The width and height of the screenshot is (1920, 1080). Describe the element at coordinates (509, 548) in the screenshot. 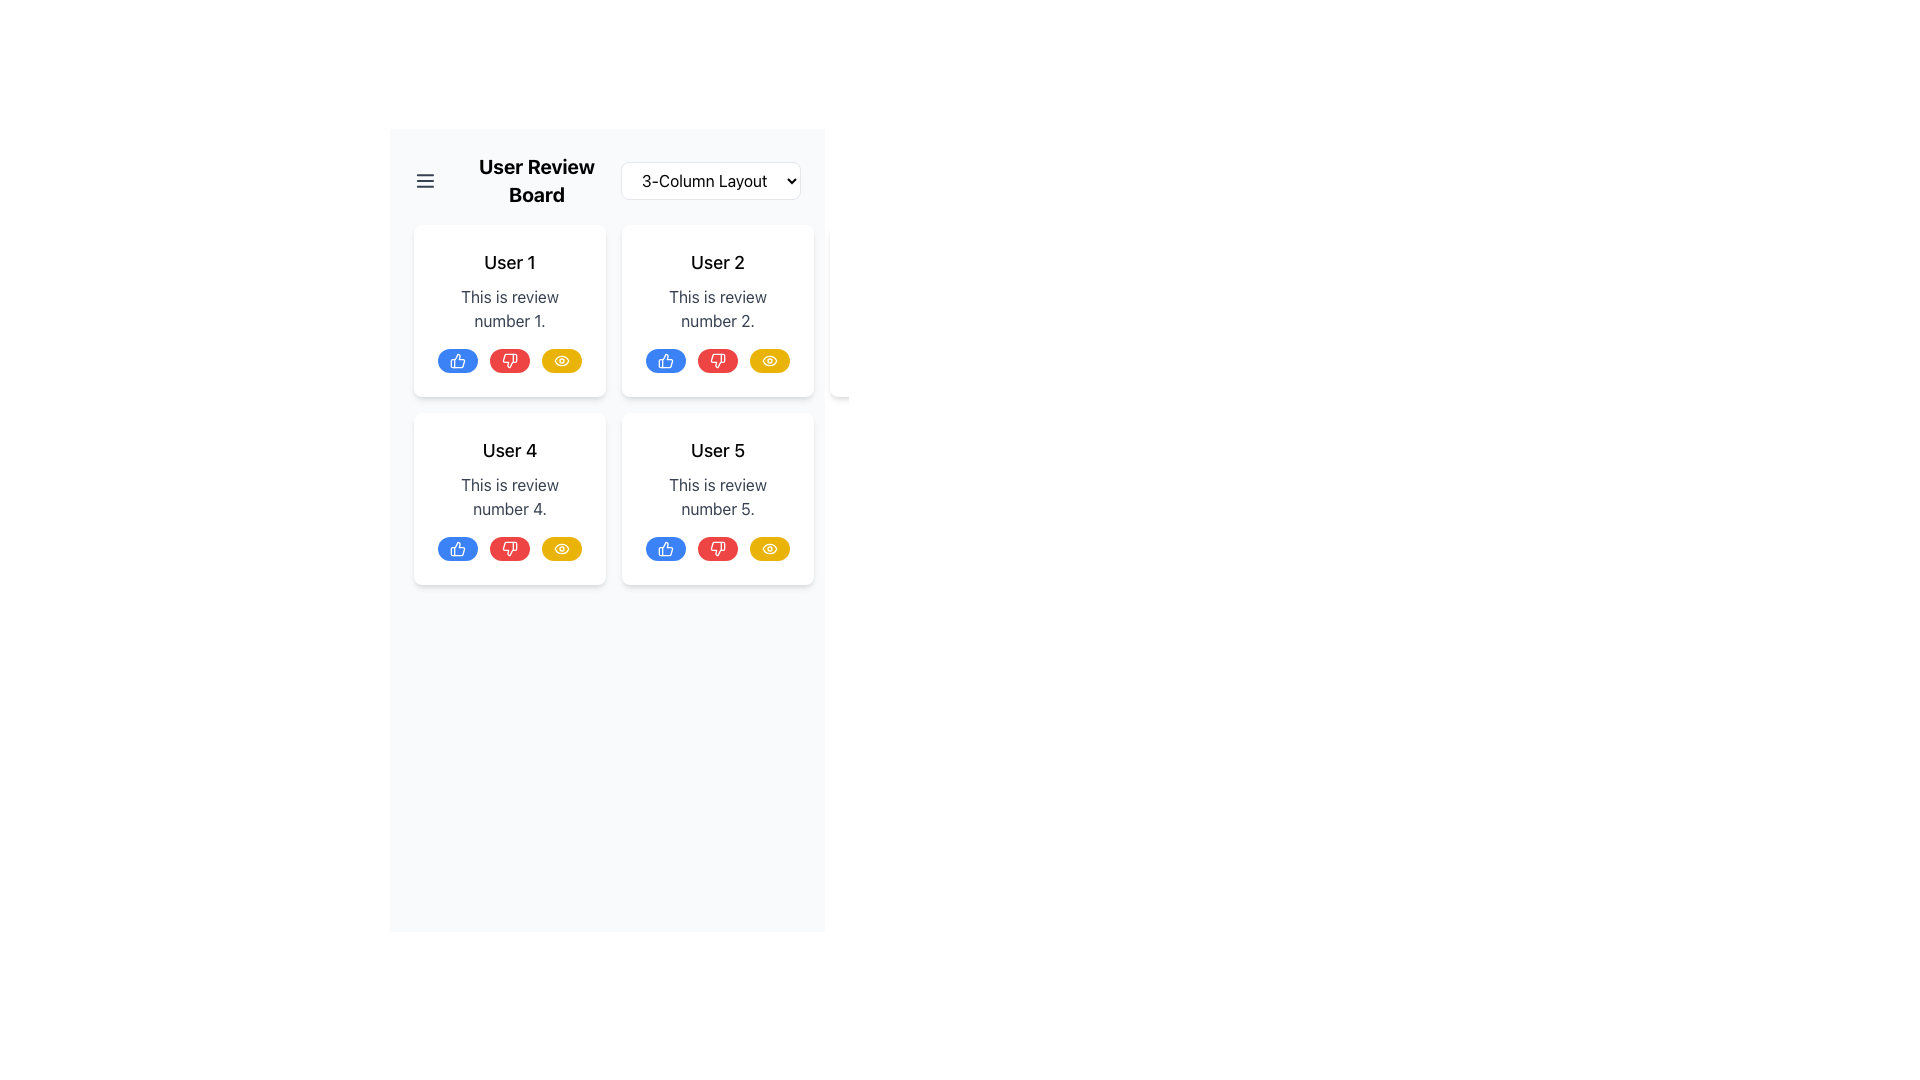

I see `the thumbs-down button, which is the middle button in a set of three buttons below 'User 4'` at that location.